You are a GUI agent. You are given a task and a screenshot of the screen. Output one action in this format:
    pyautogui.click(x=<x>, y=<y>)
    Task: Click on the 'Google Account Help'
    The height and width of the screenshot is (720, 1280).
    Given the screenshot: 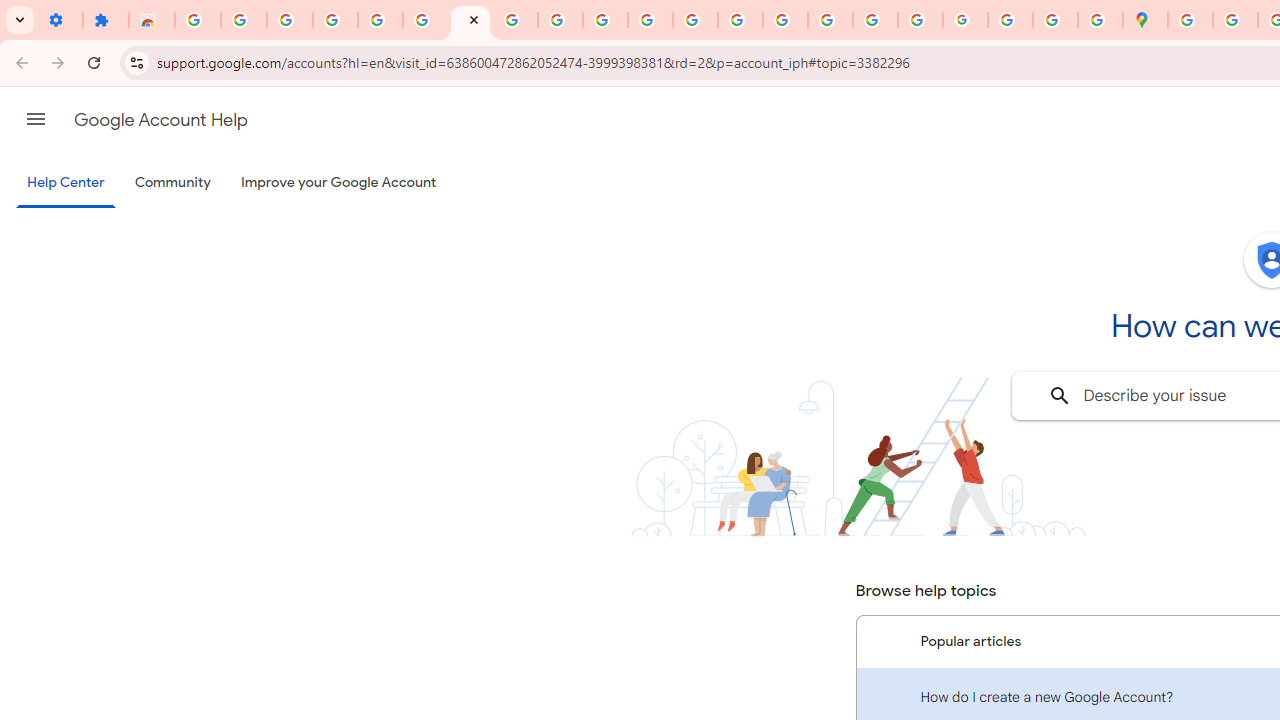 What is the action you would take?
    pyautogui.click(x=160, y=119)
    